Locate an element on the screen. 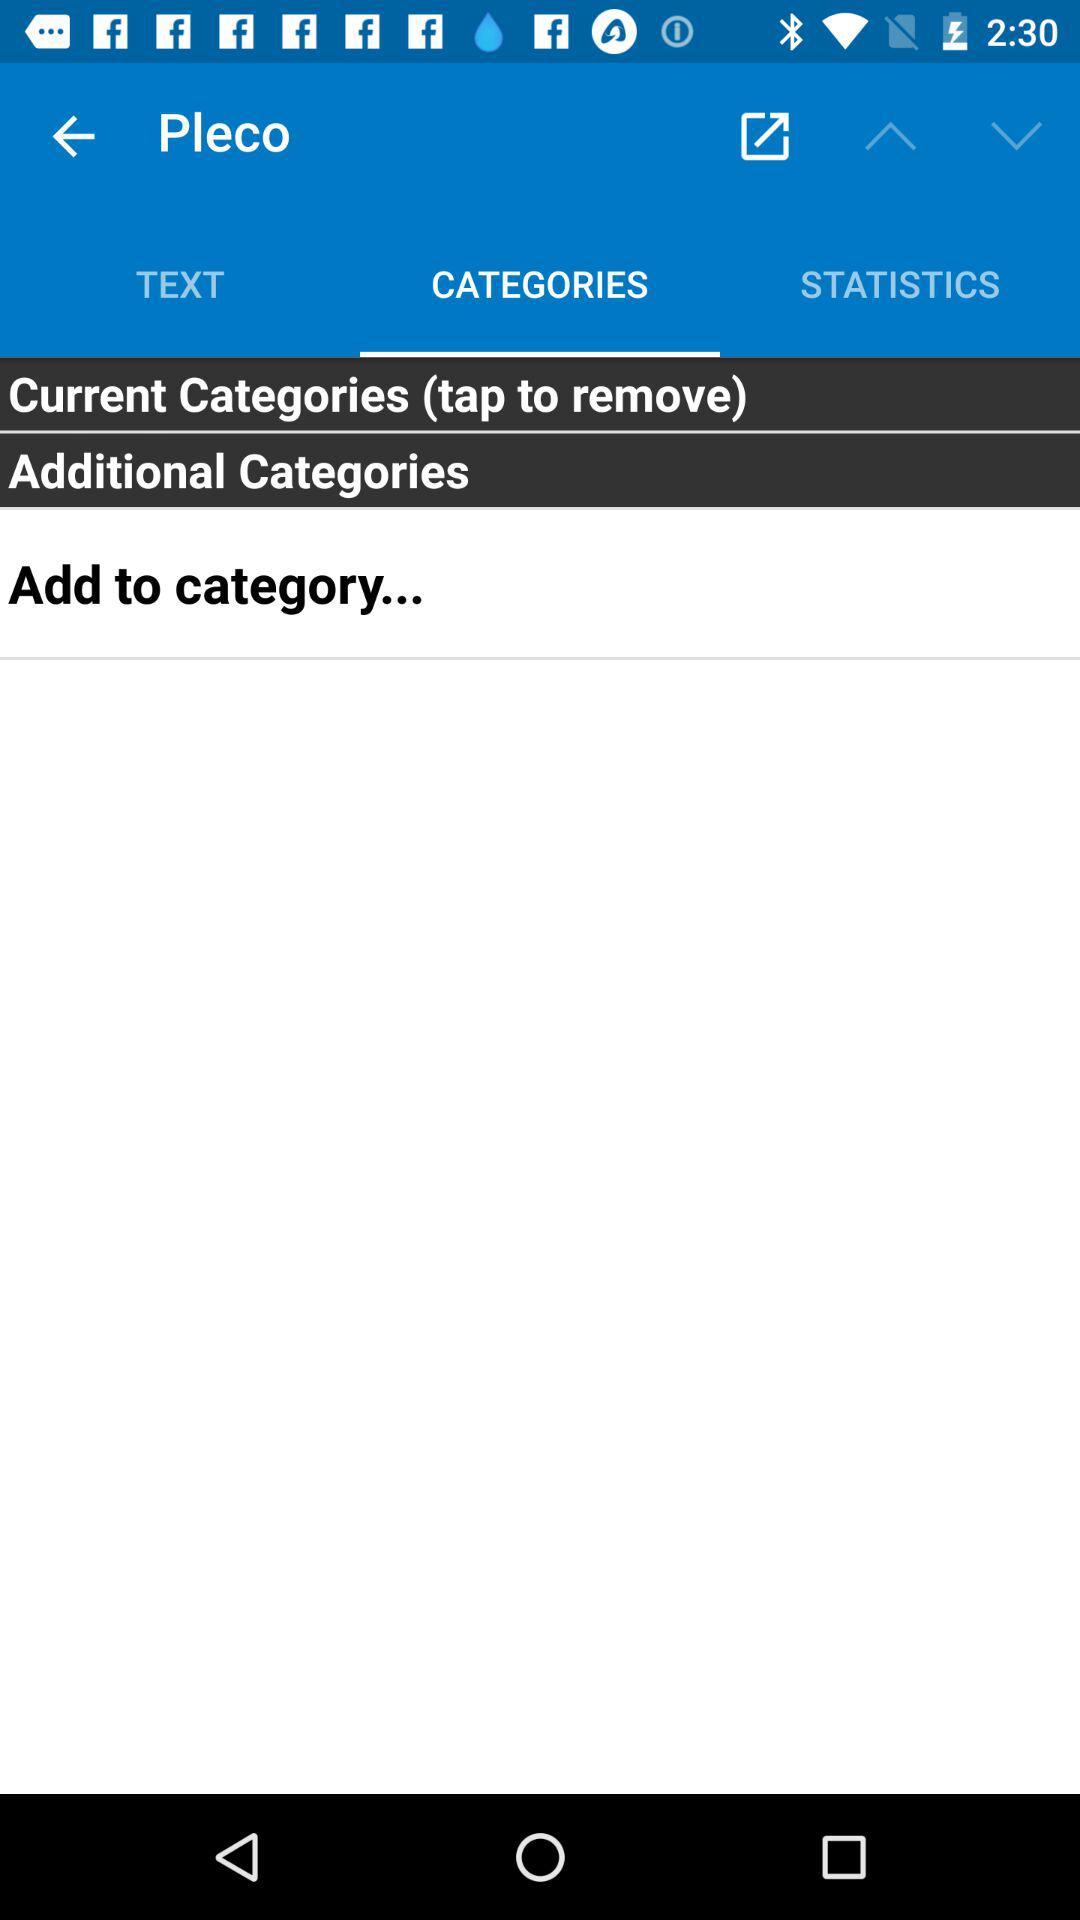  item above categories icon is located at coordinates (764, 135).